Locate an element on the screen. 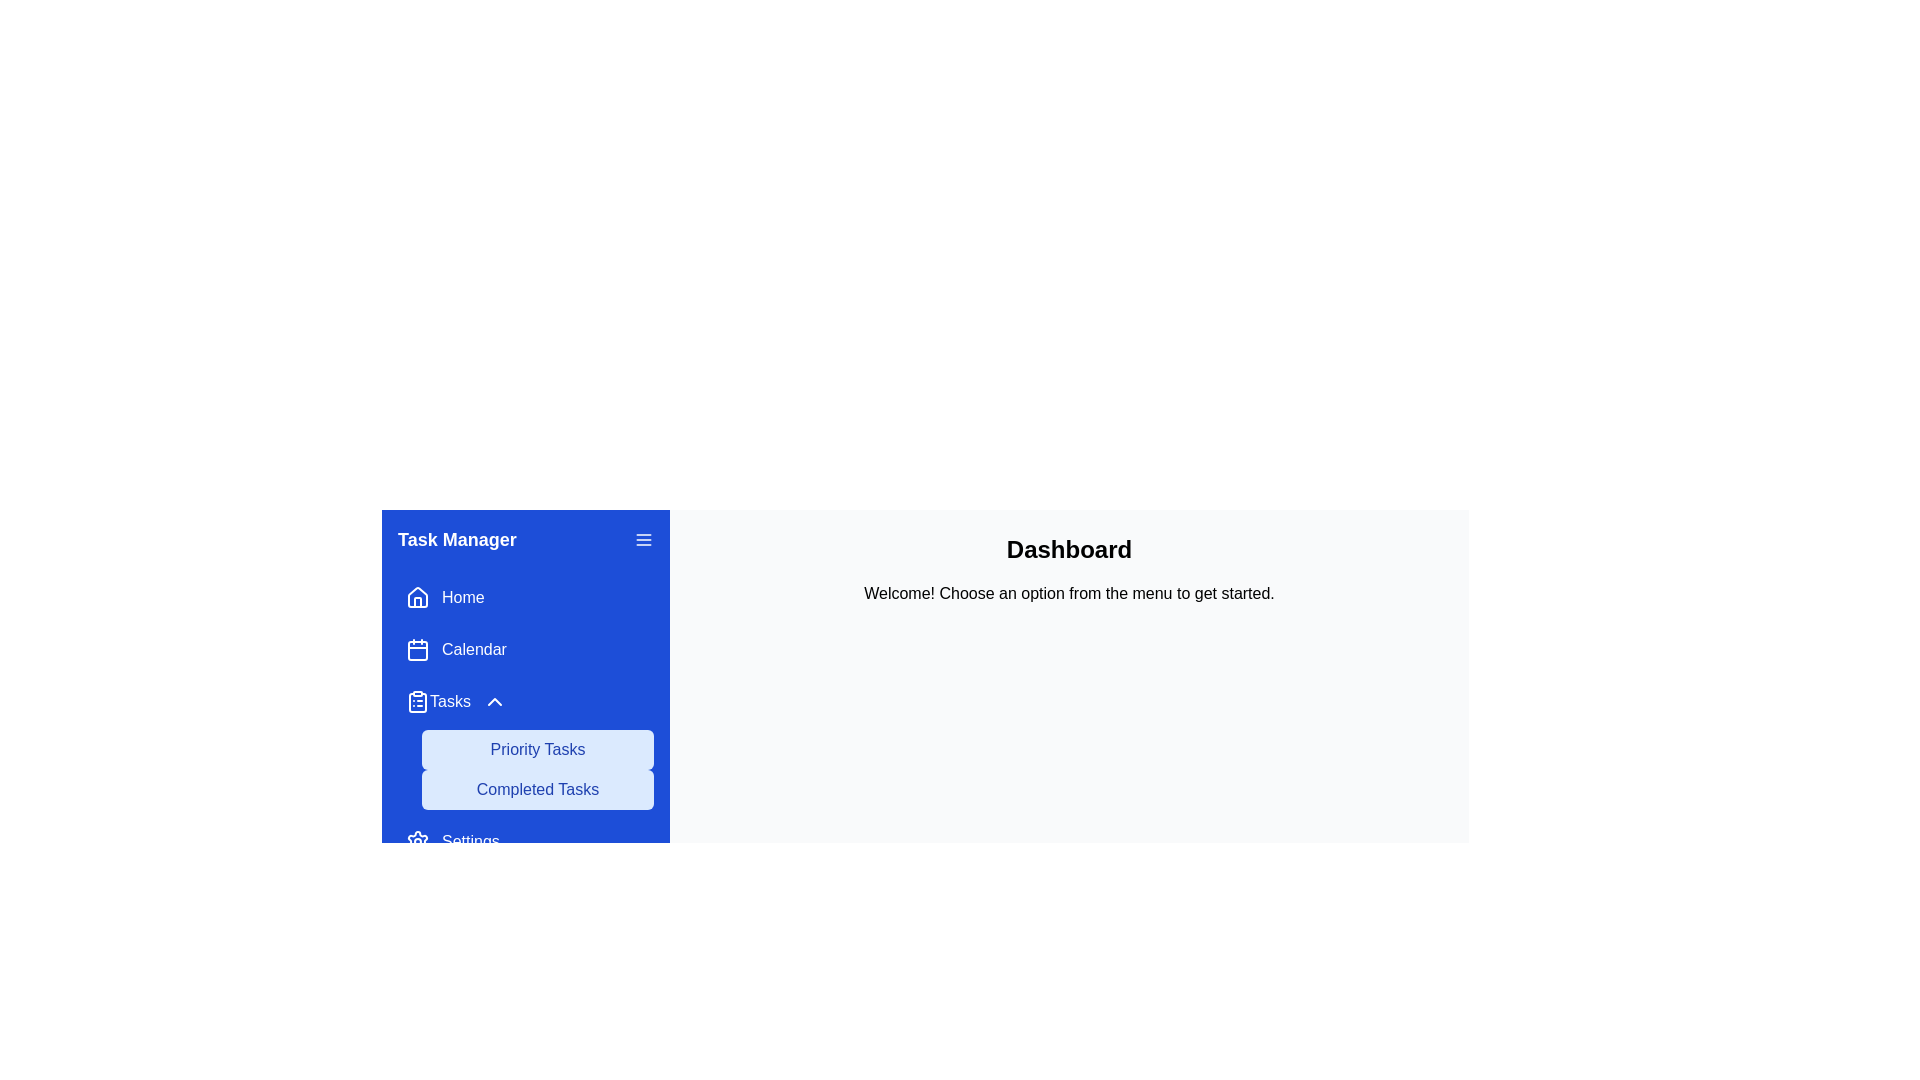  the Navigation menu options in the Task Manager panel is located at coordinates (526, 720).